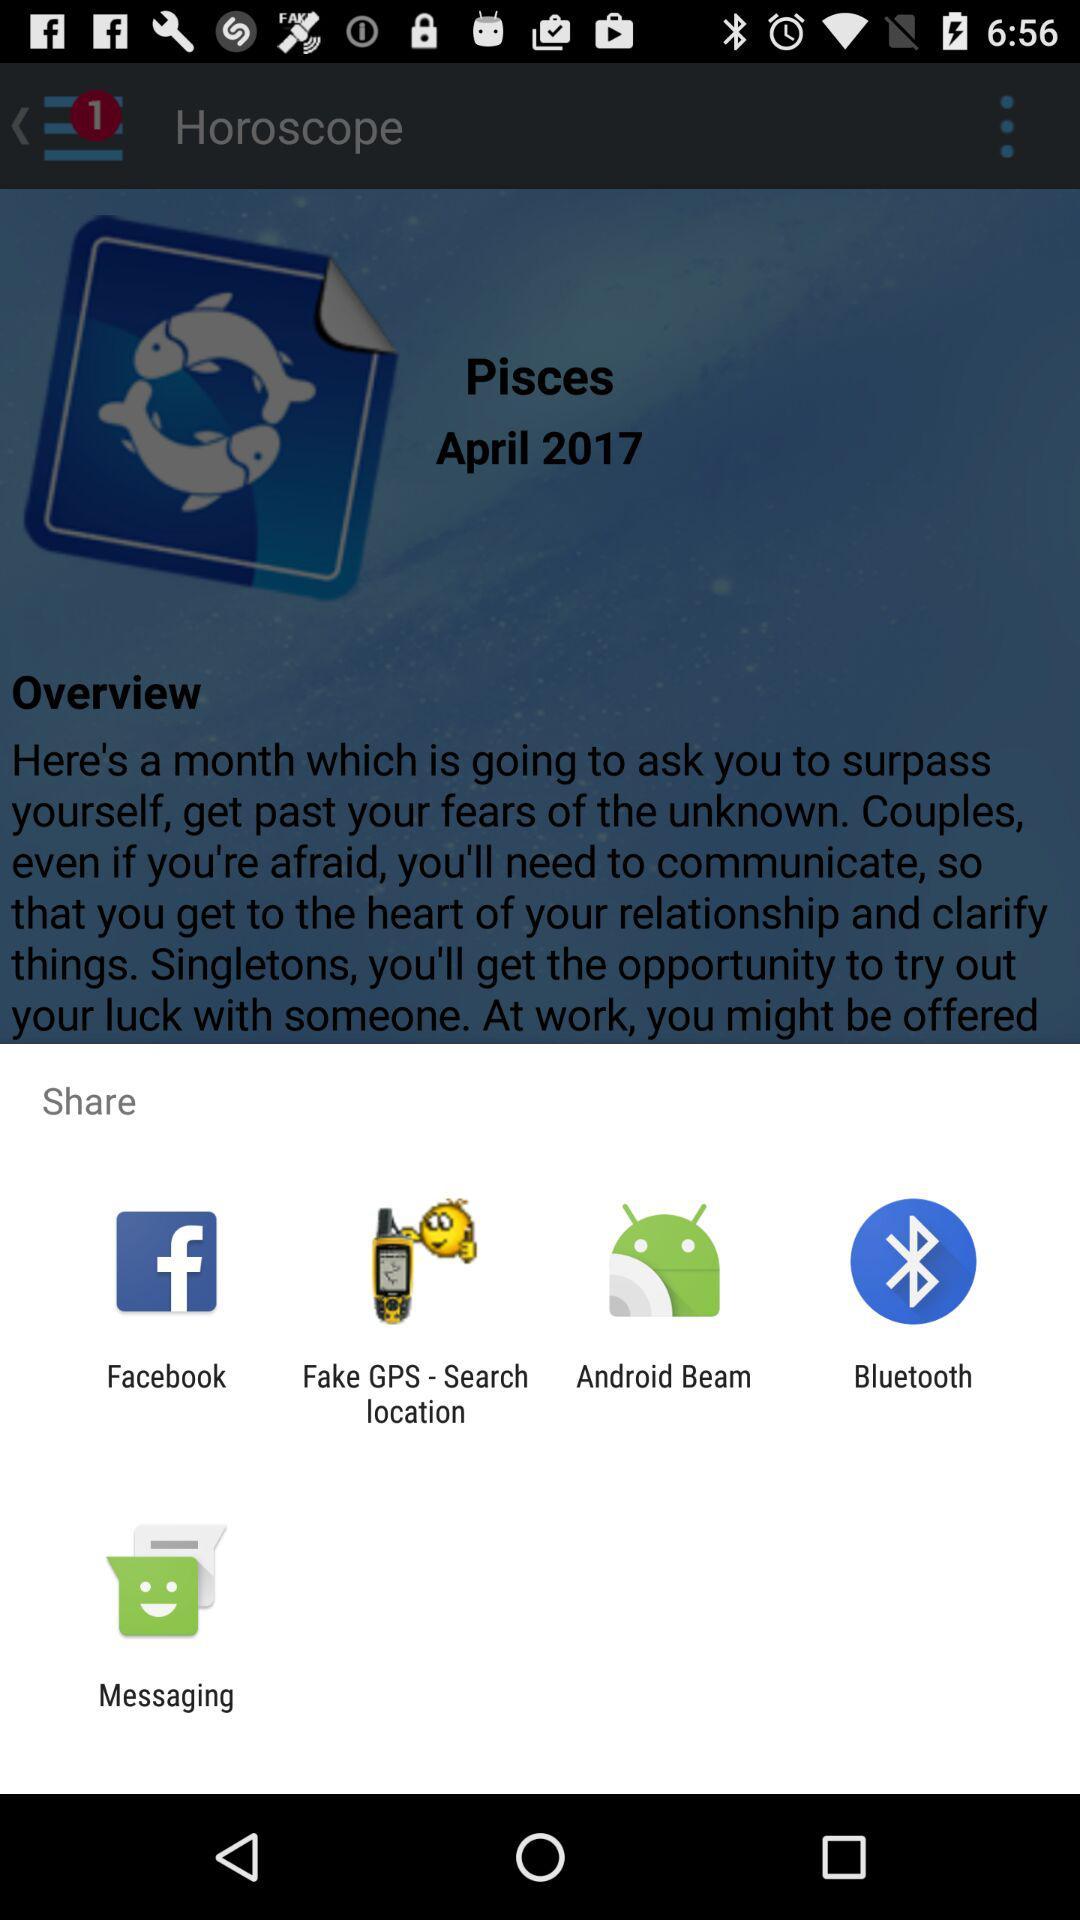  What do you see at coordinates (664, 1392) in the screenshot?
I see `item next to the fake gps search item` at bounding box center [664, 1392].